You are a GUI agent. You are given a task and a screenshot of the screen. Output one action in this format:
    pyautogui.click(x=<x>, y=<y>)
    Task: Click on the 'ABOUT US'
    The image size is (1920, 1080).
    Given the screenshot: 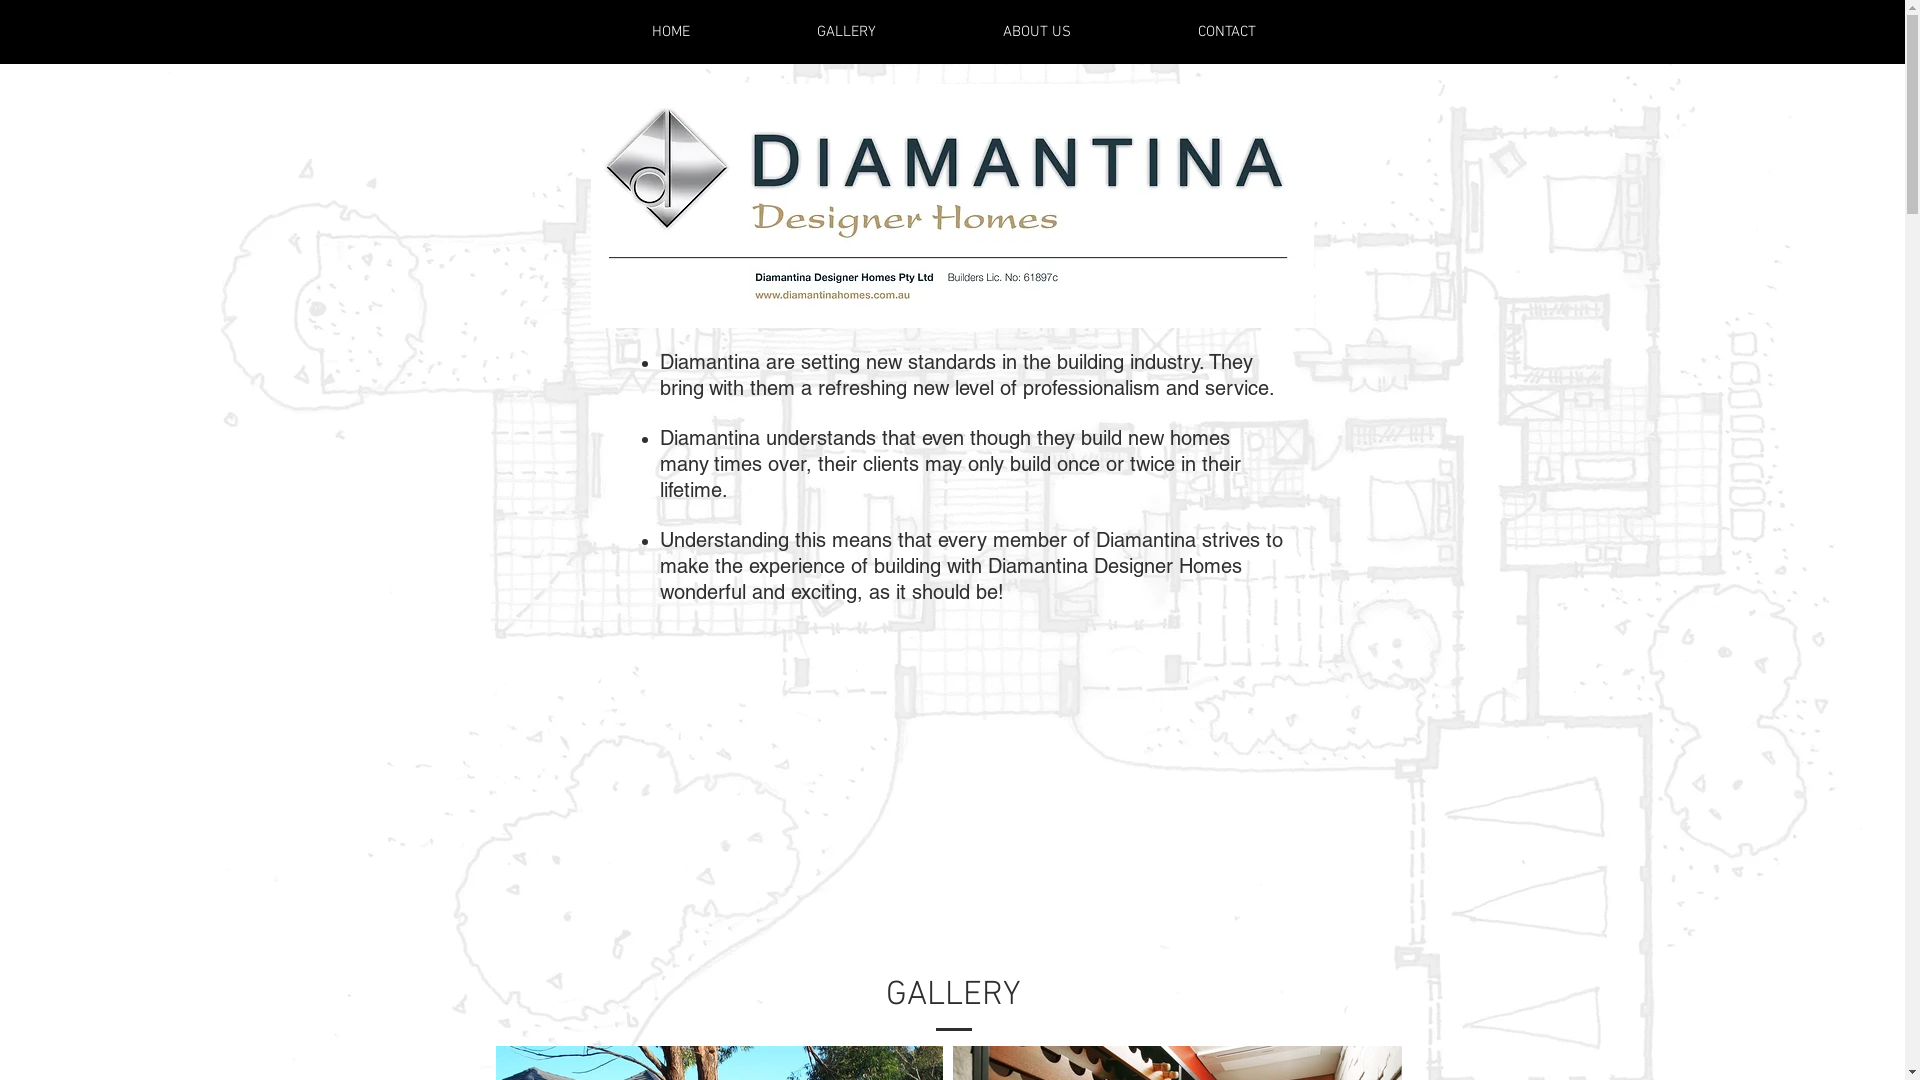 What is the action you would take?
    pyautogui.click(x=1037, y=31)
    